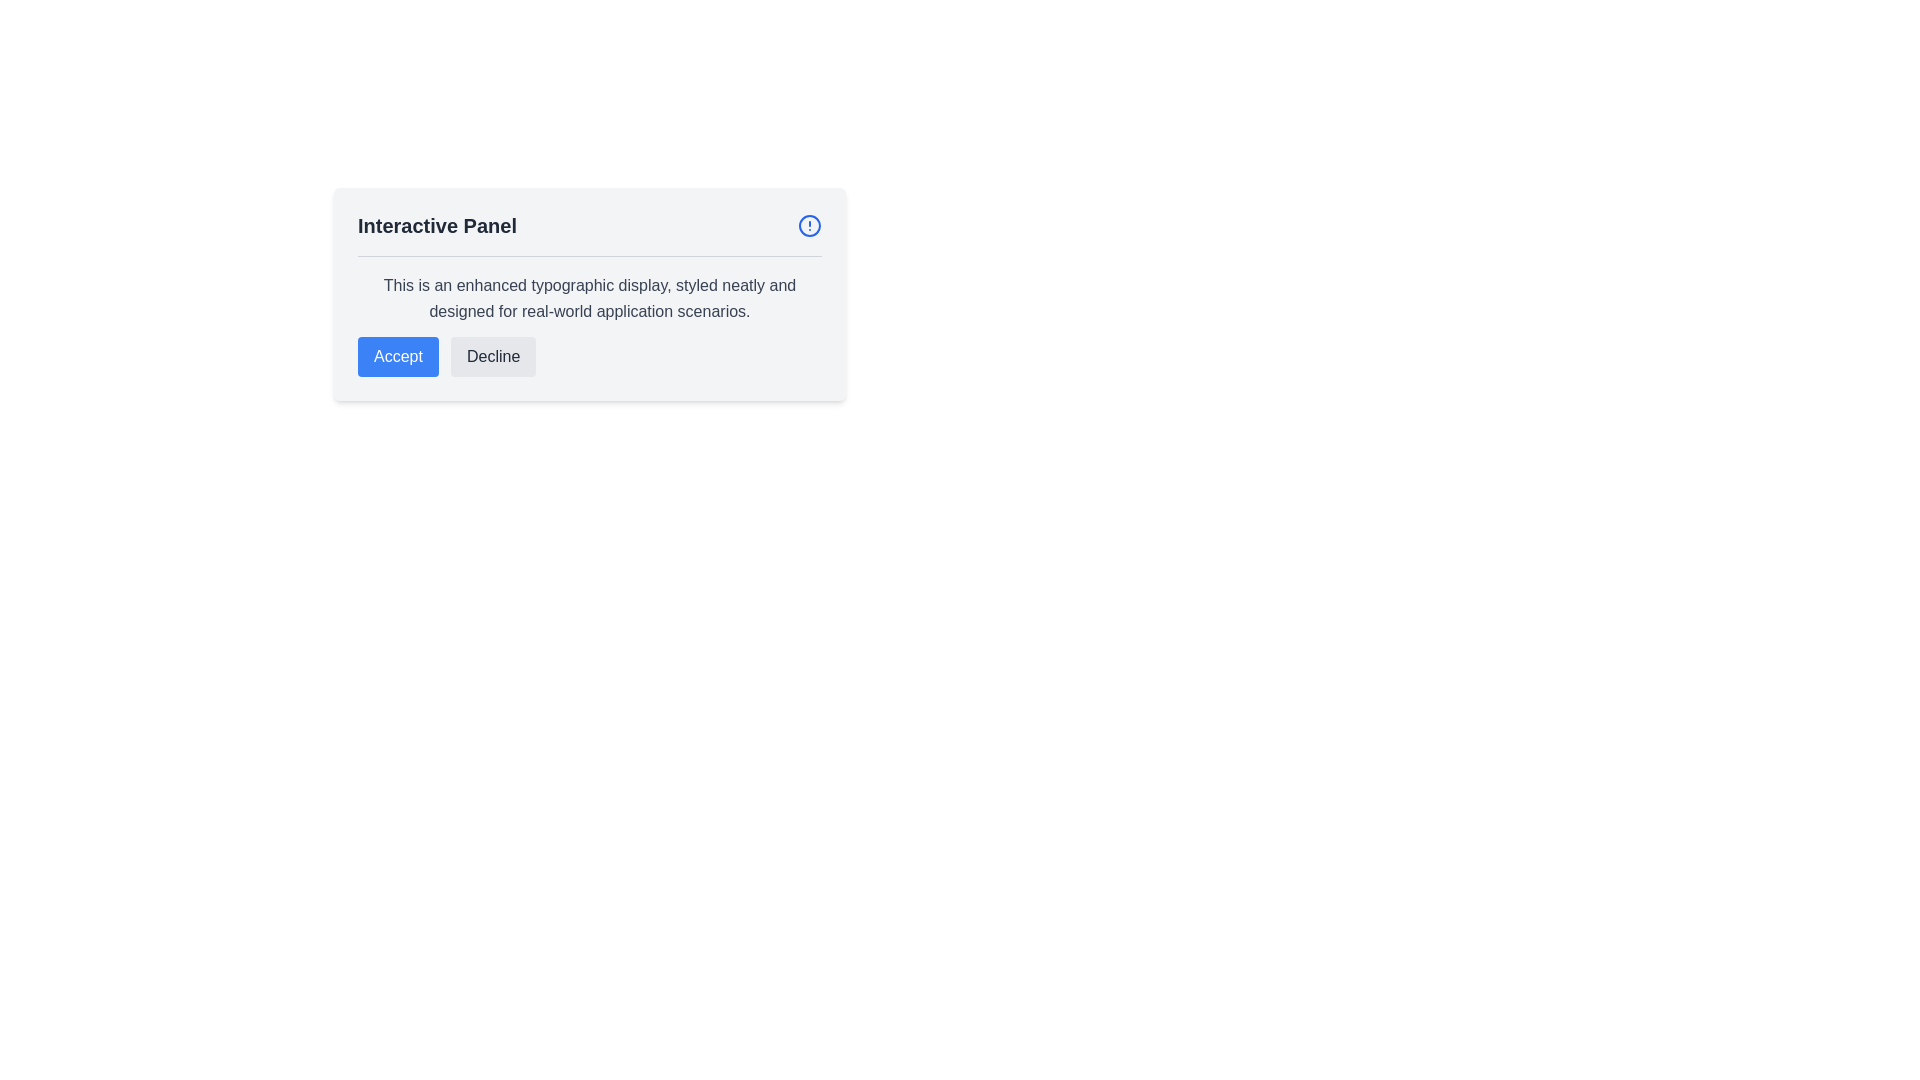  What do you see at coordinates (436, 225) in the screenshot?
I see `text label 'Interactive Panel' which is styled in bold at the top of the dialog box` at bounding box center [436, 225].